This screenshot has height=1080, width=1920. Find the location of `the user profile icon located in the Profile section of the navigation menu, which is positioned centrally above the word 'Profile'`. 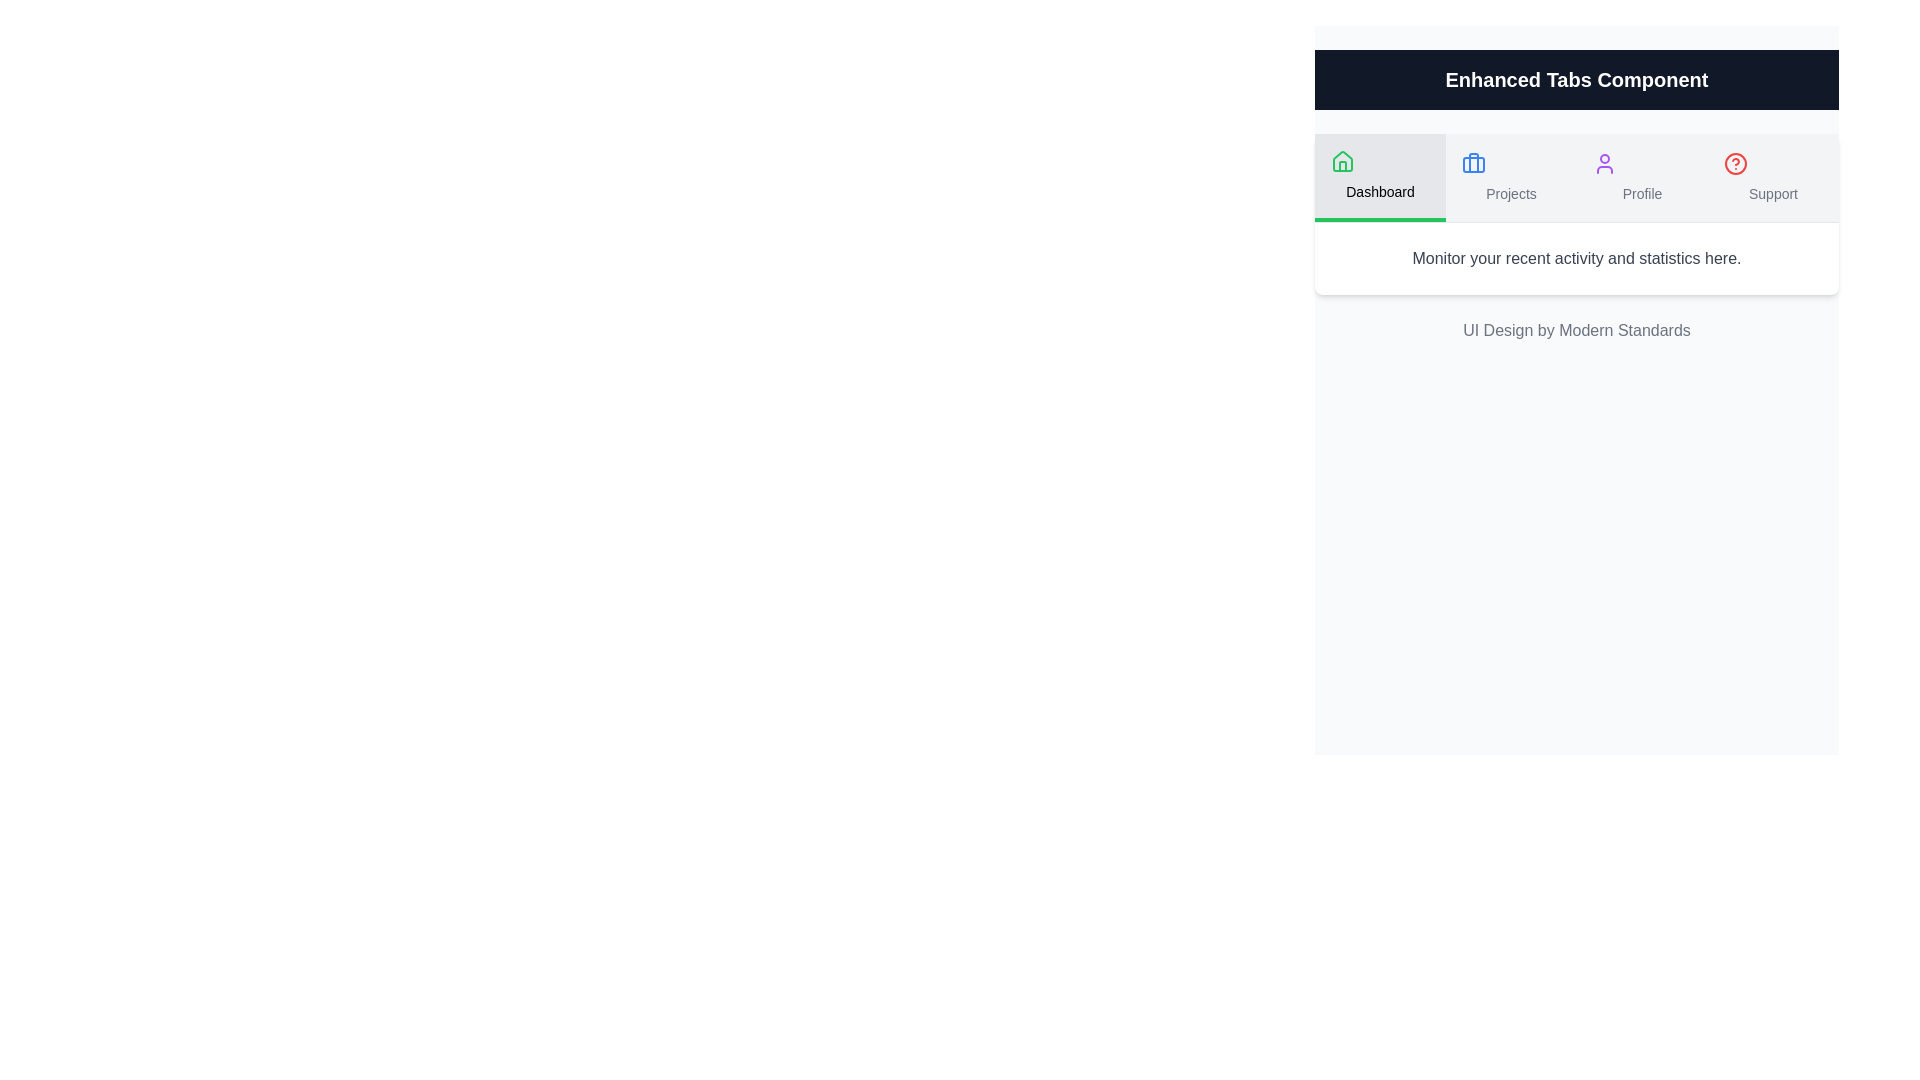

the user profile icon located in the Profile section of the navigation menu, which is positioned centrally above the word 'Profile' is located at coordinates (1604, 163).